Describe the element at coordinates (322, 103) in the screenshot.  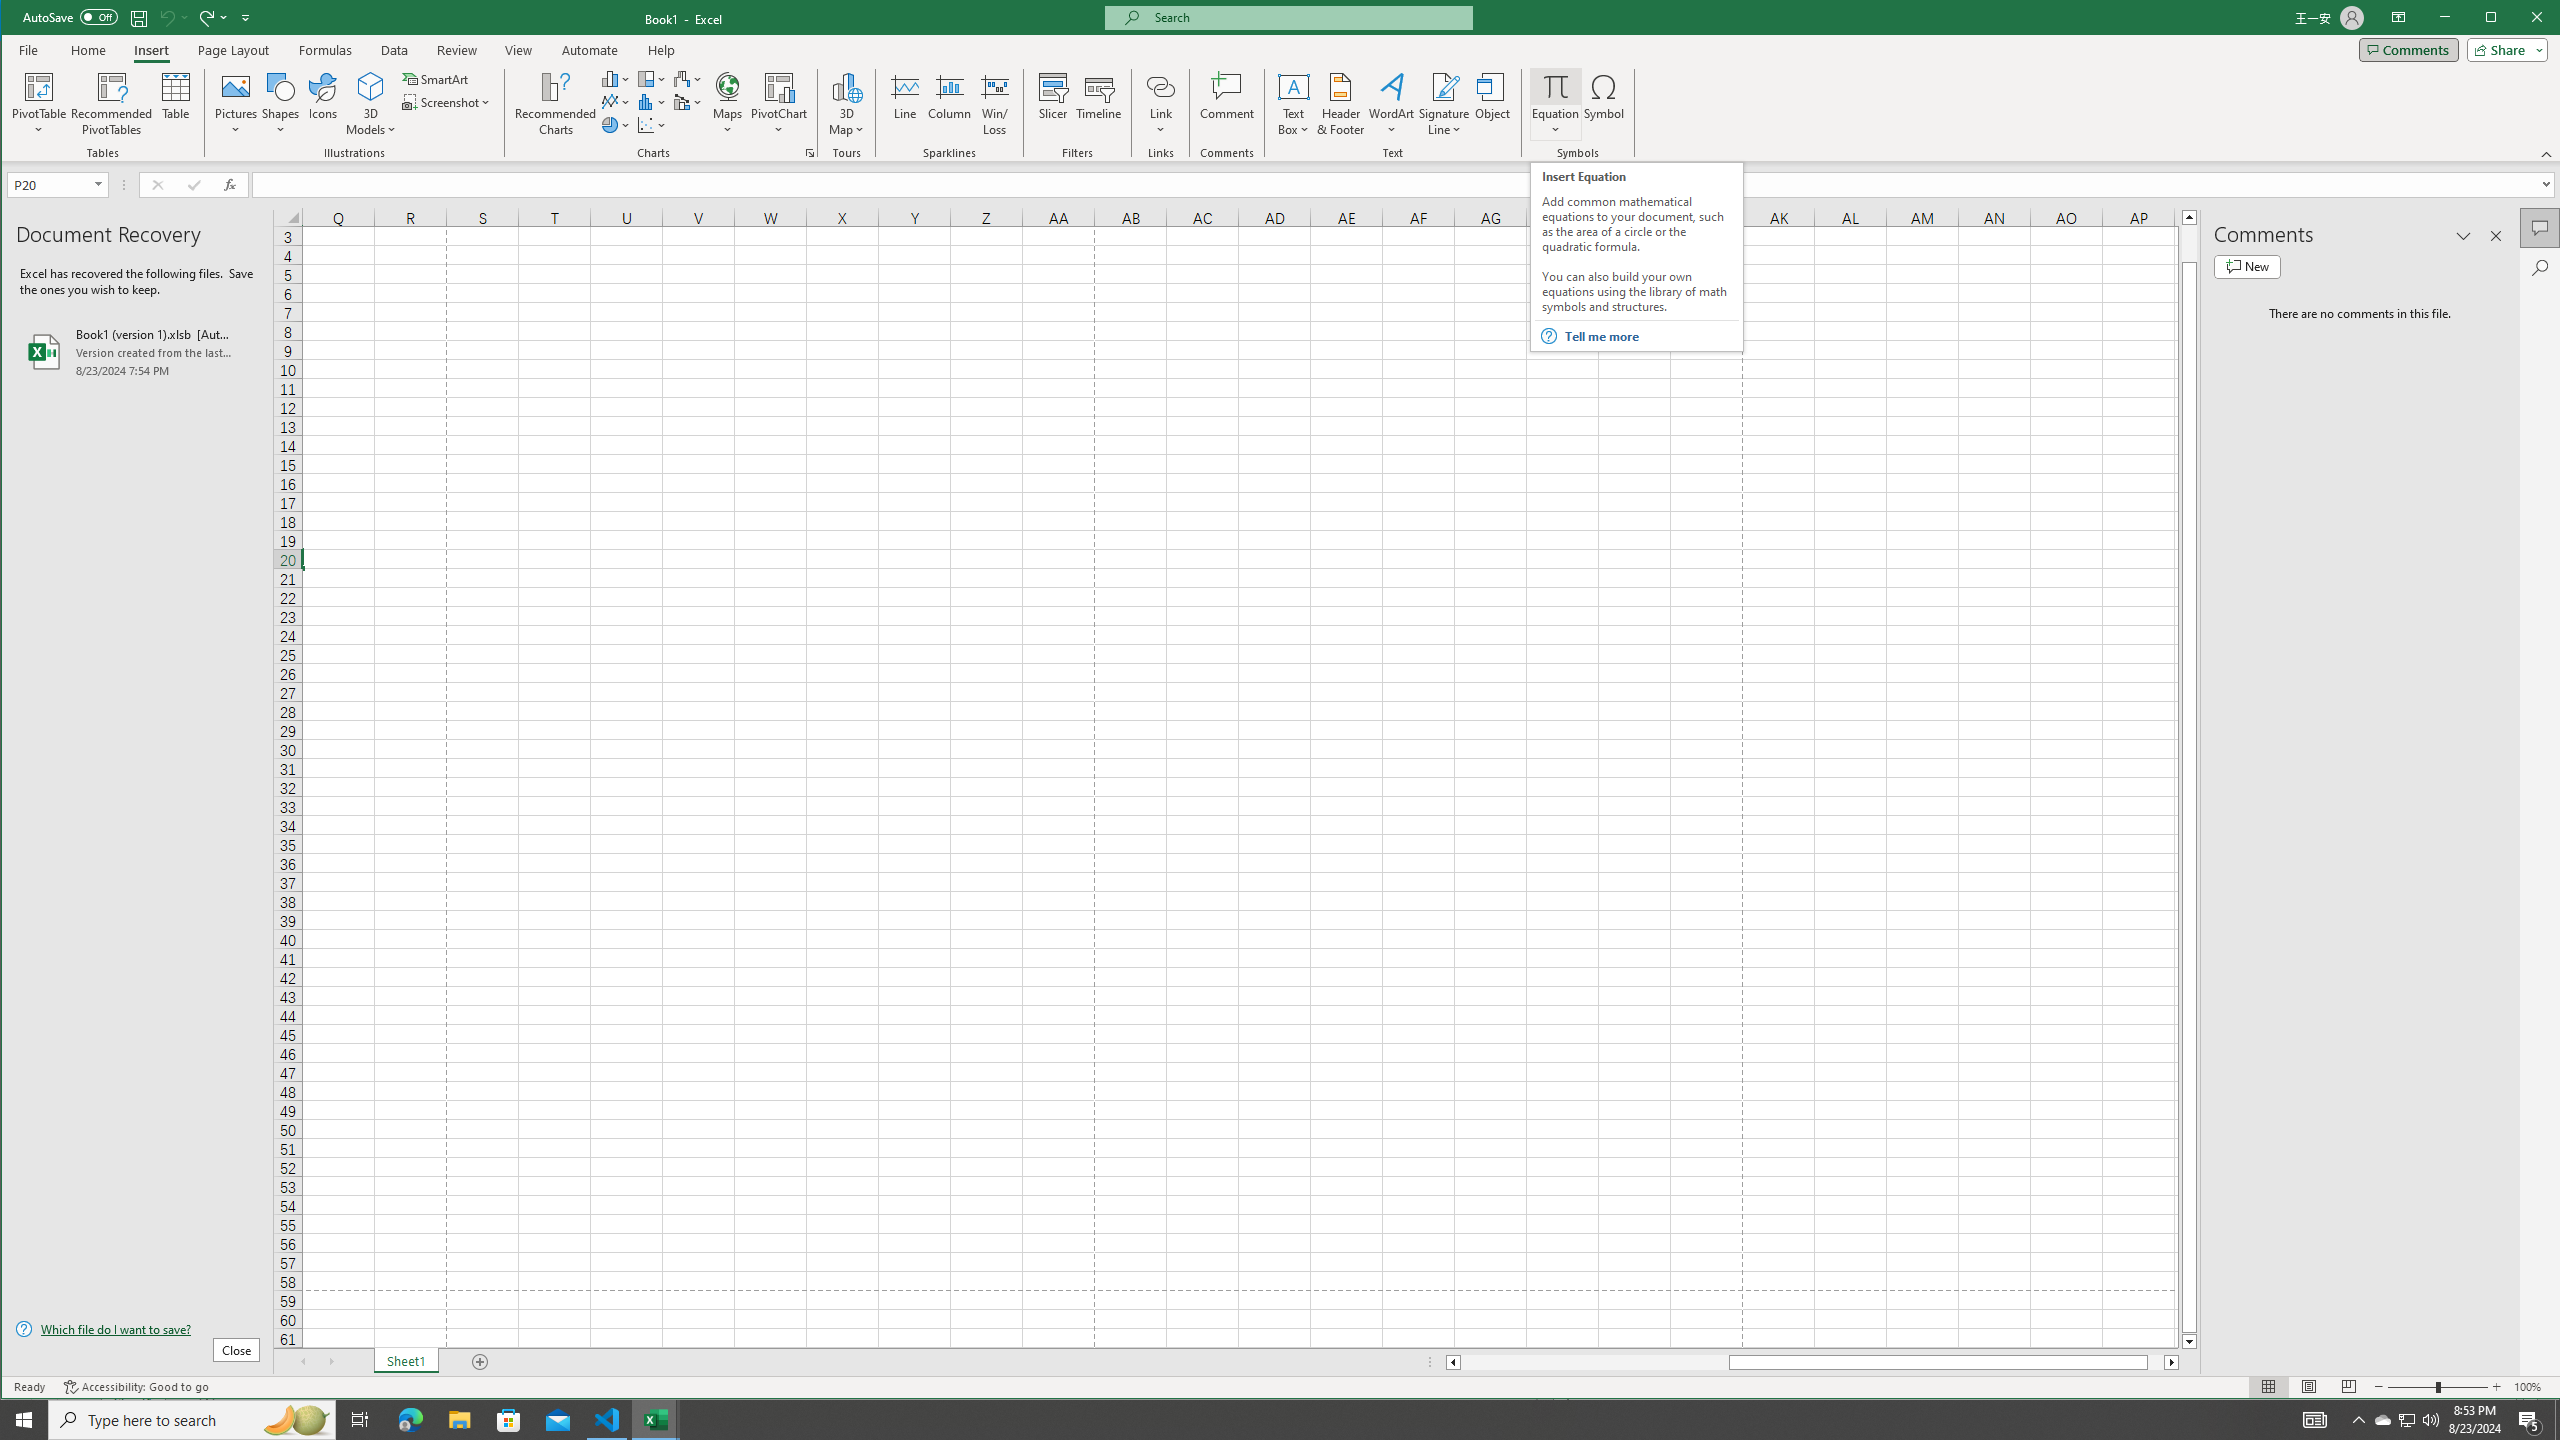
I see `'Icons'` at that location.